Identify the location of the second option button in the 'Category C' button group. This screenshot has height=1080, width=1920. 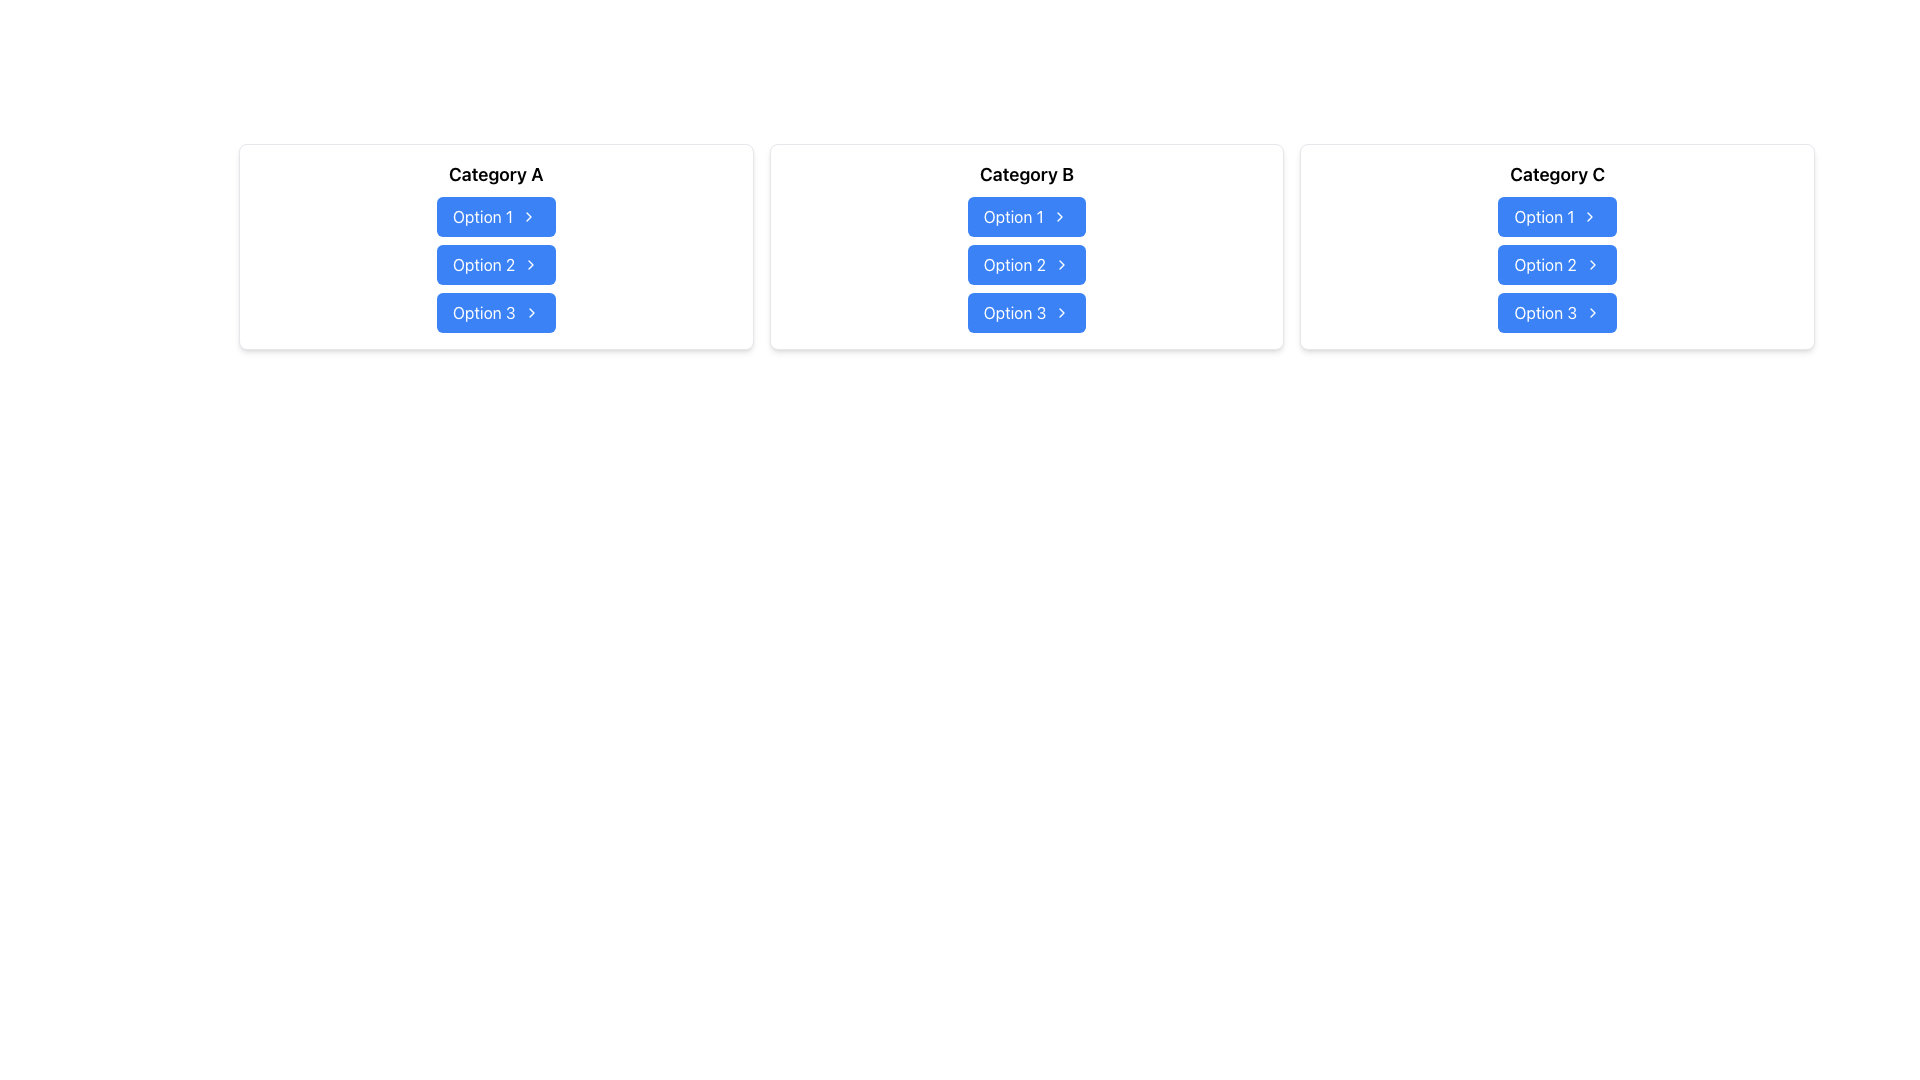
(1556, 245).